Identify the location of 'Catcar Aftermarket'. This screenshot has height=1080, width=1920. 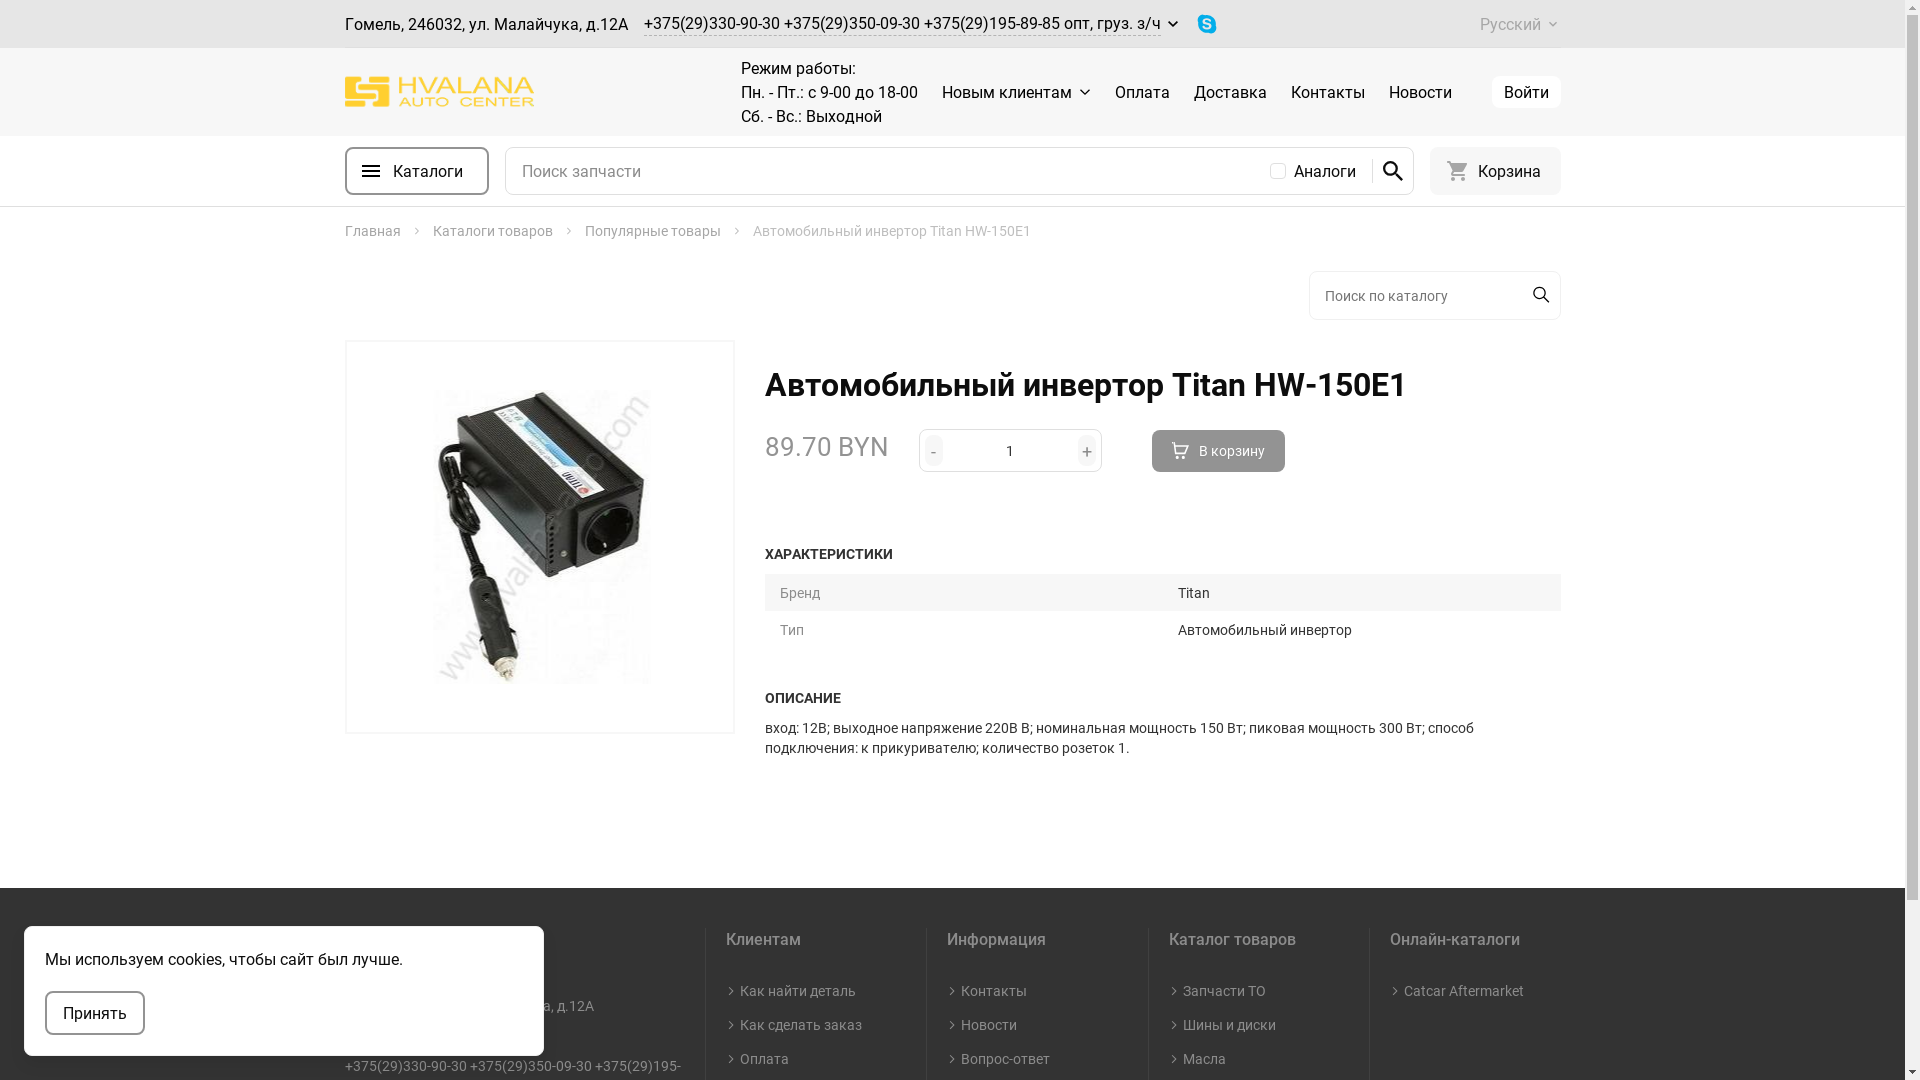
(1464, 991).